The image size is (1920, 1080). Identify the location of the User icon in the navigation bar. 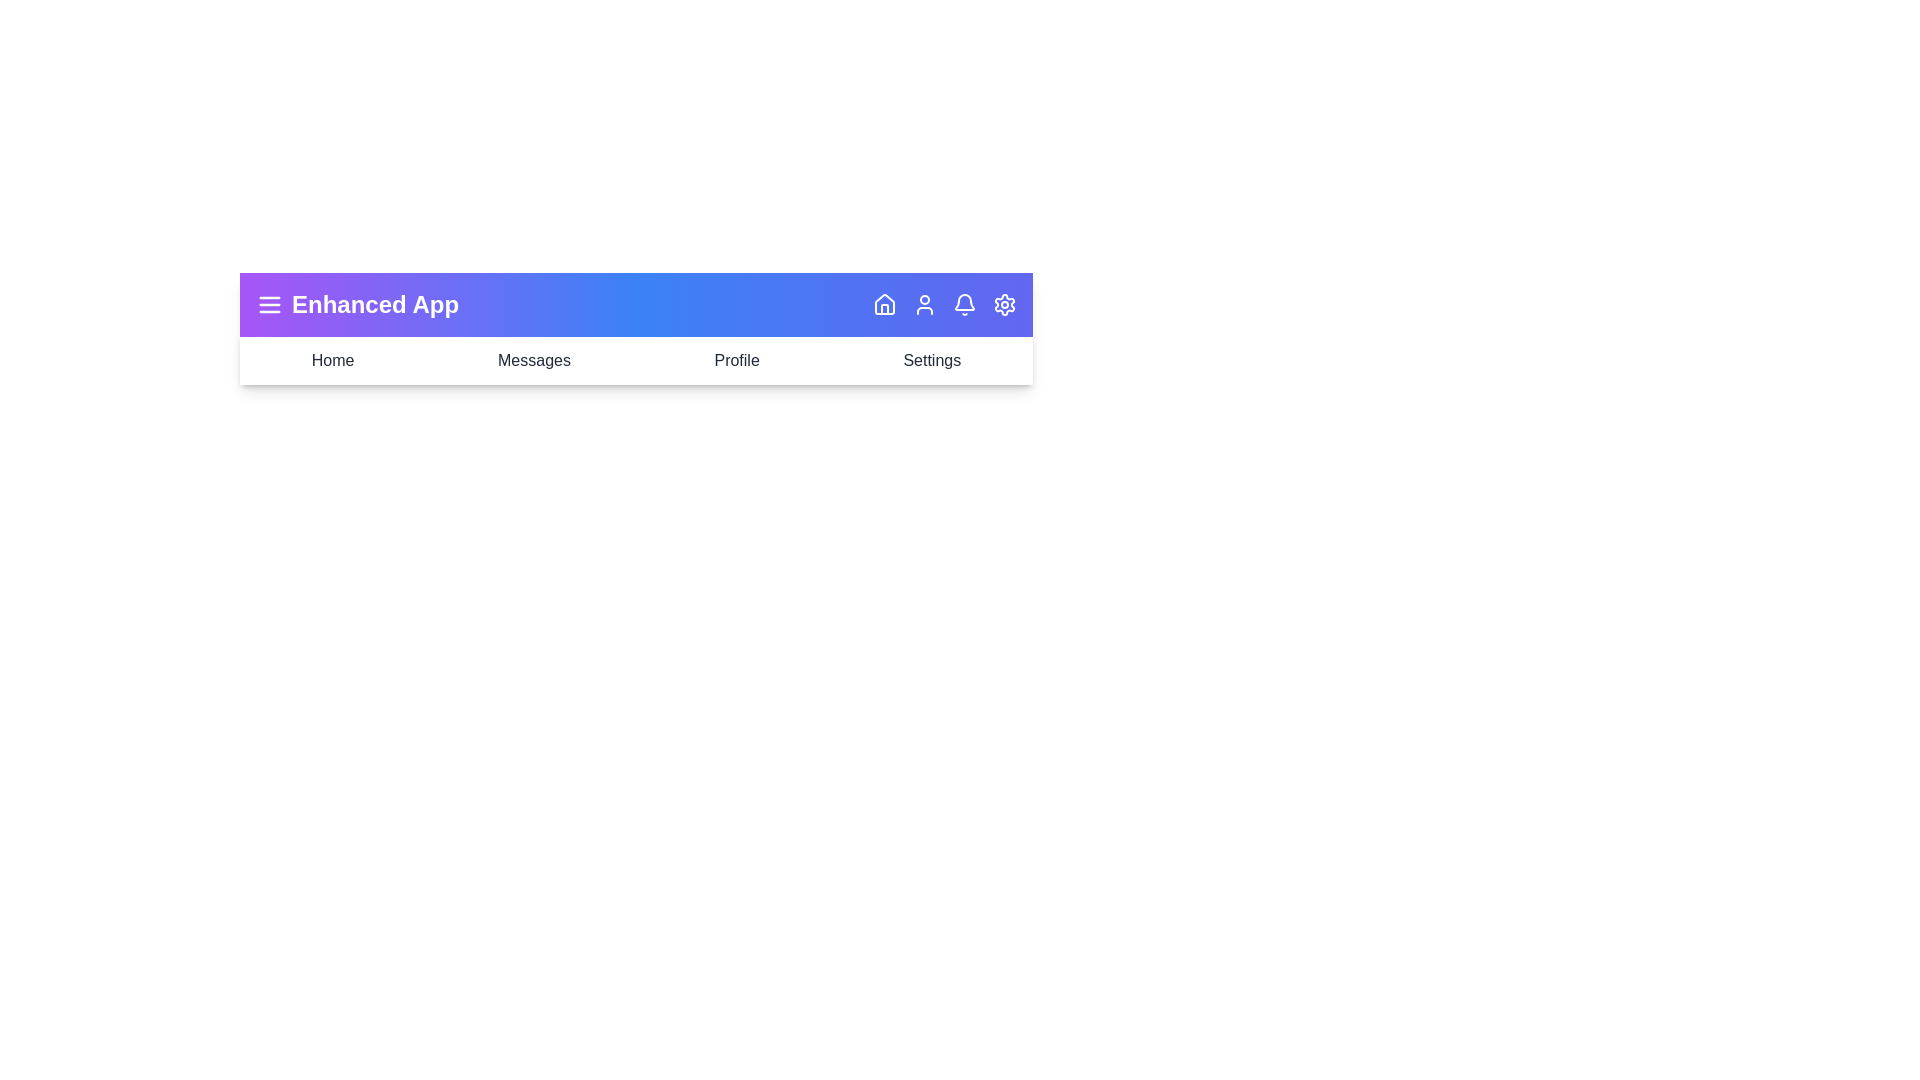
(924, 304).